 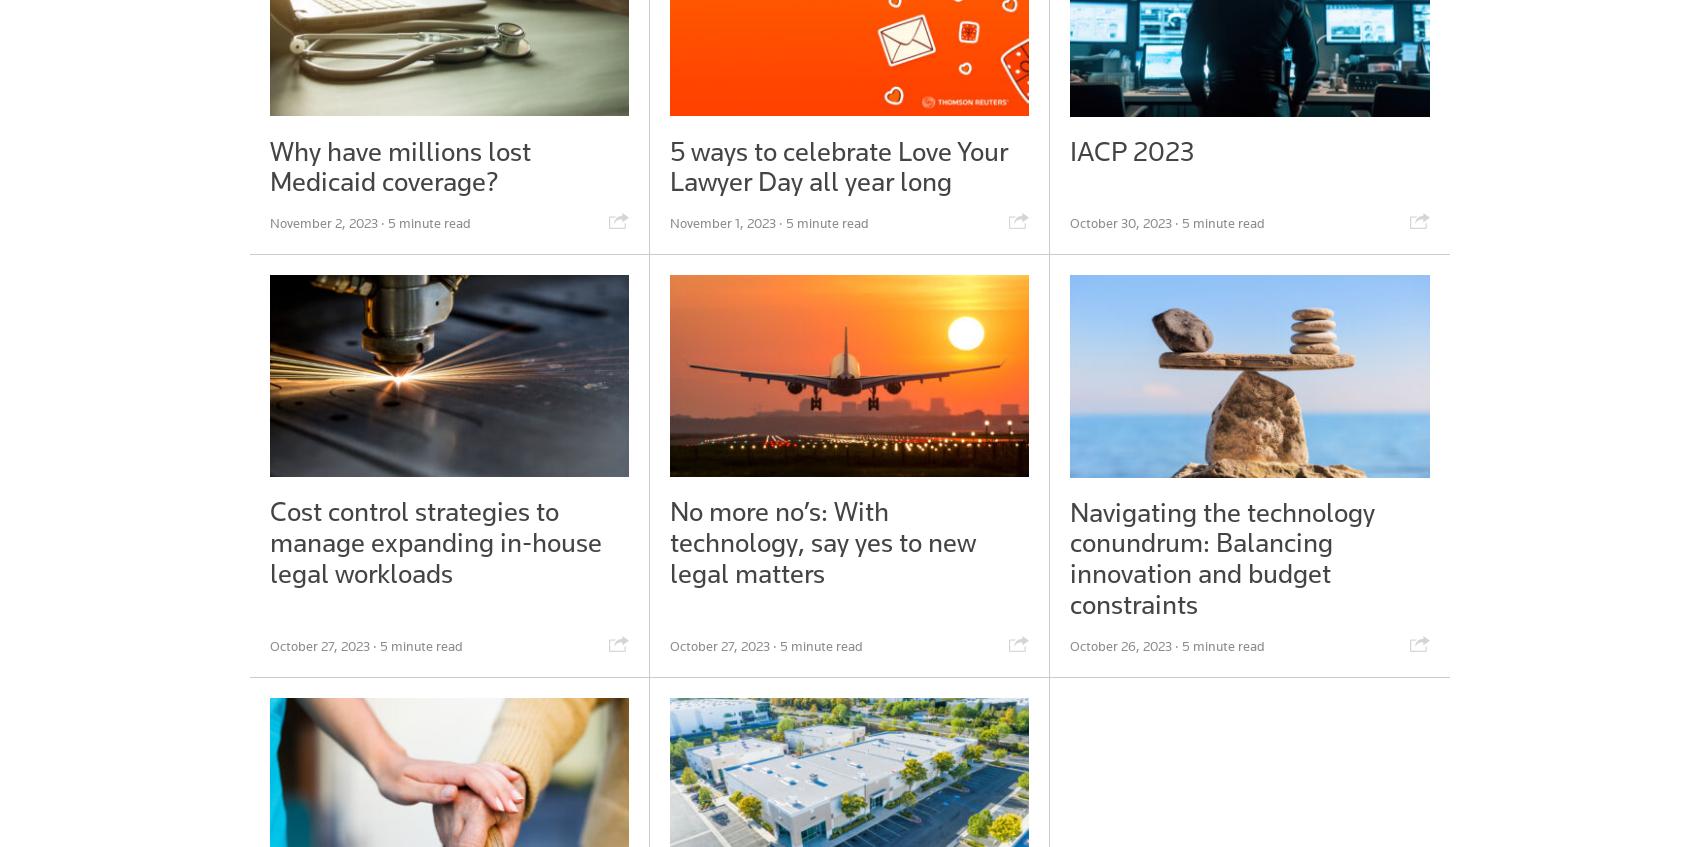 I want to click on 'Why have millions lost Medicaid coverage?', so click(x=269, y=165).